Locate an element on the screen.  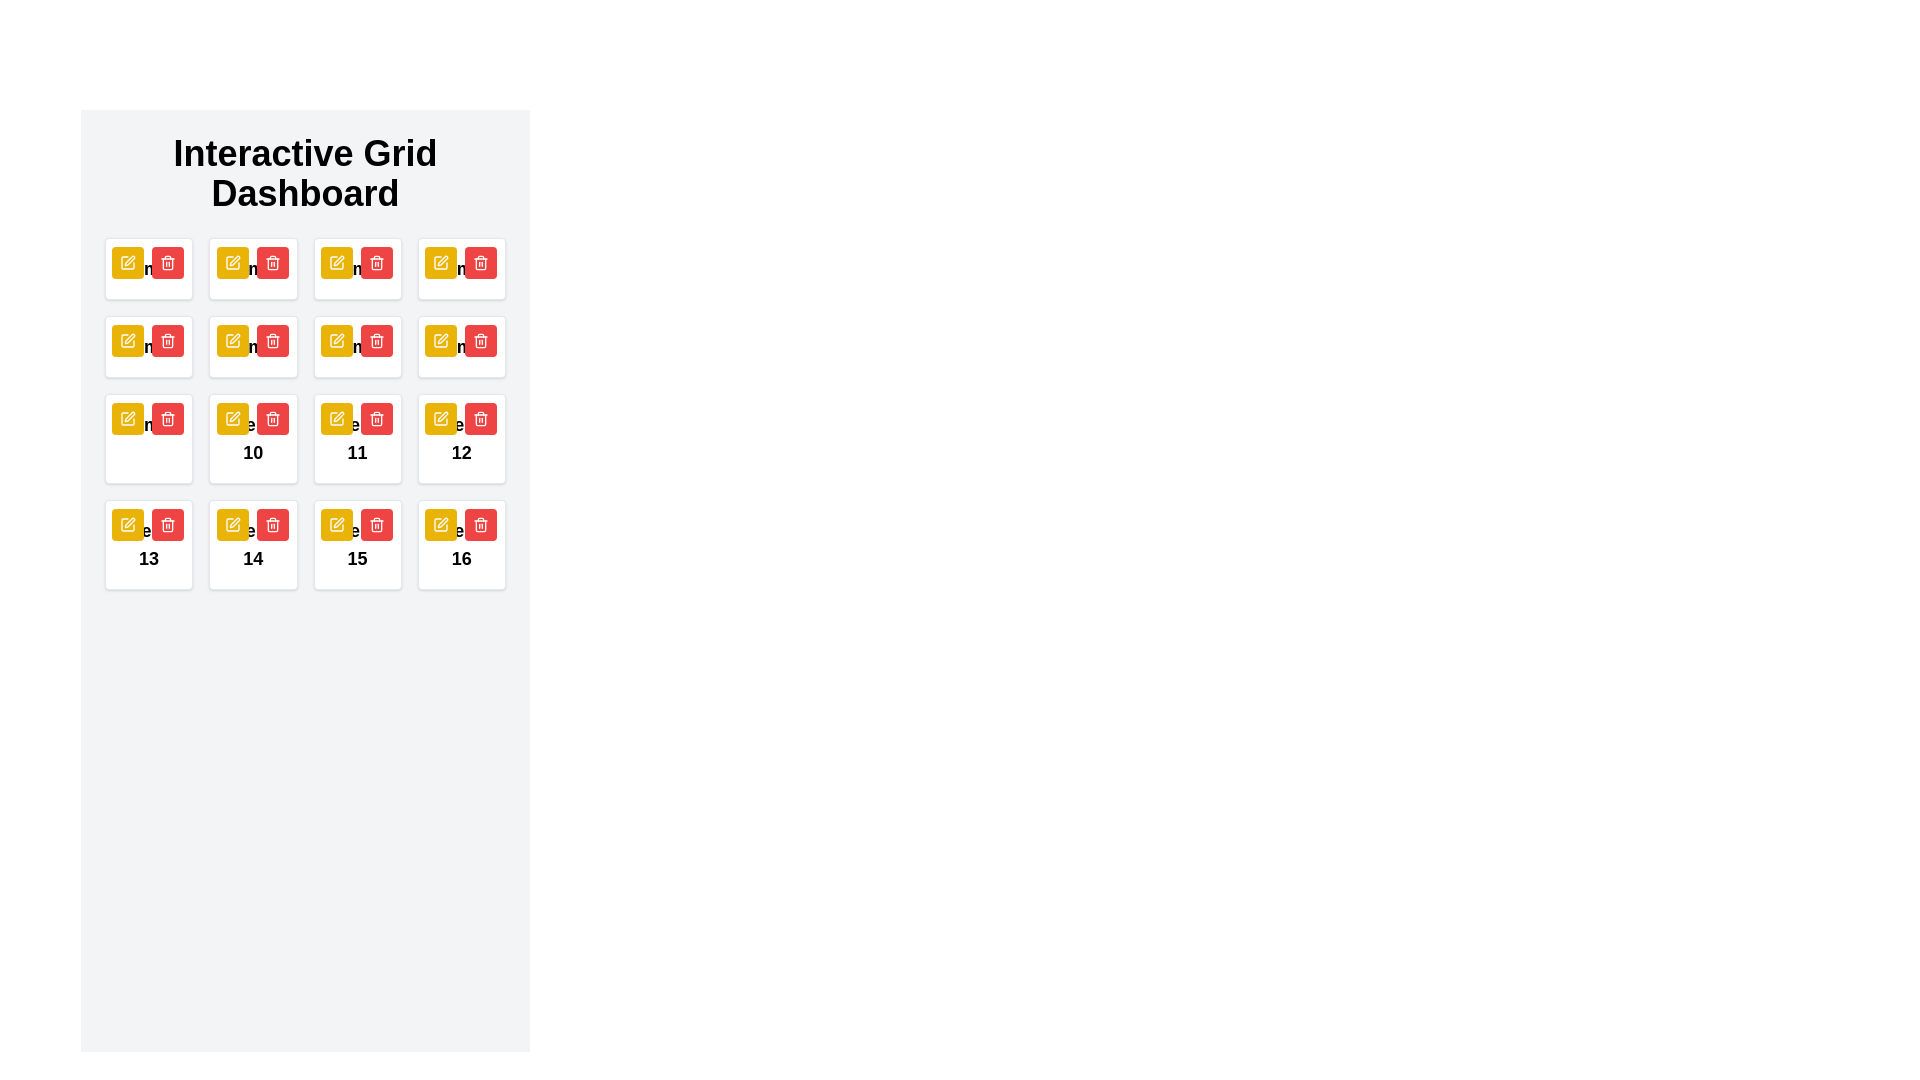
the 'delete' button located in the top-right corner group of the card labeled '10', which is the second button in a 4x4 grid layout is located at coordinates (271, 418).